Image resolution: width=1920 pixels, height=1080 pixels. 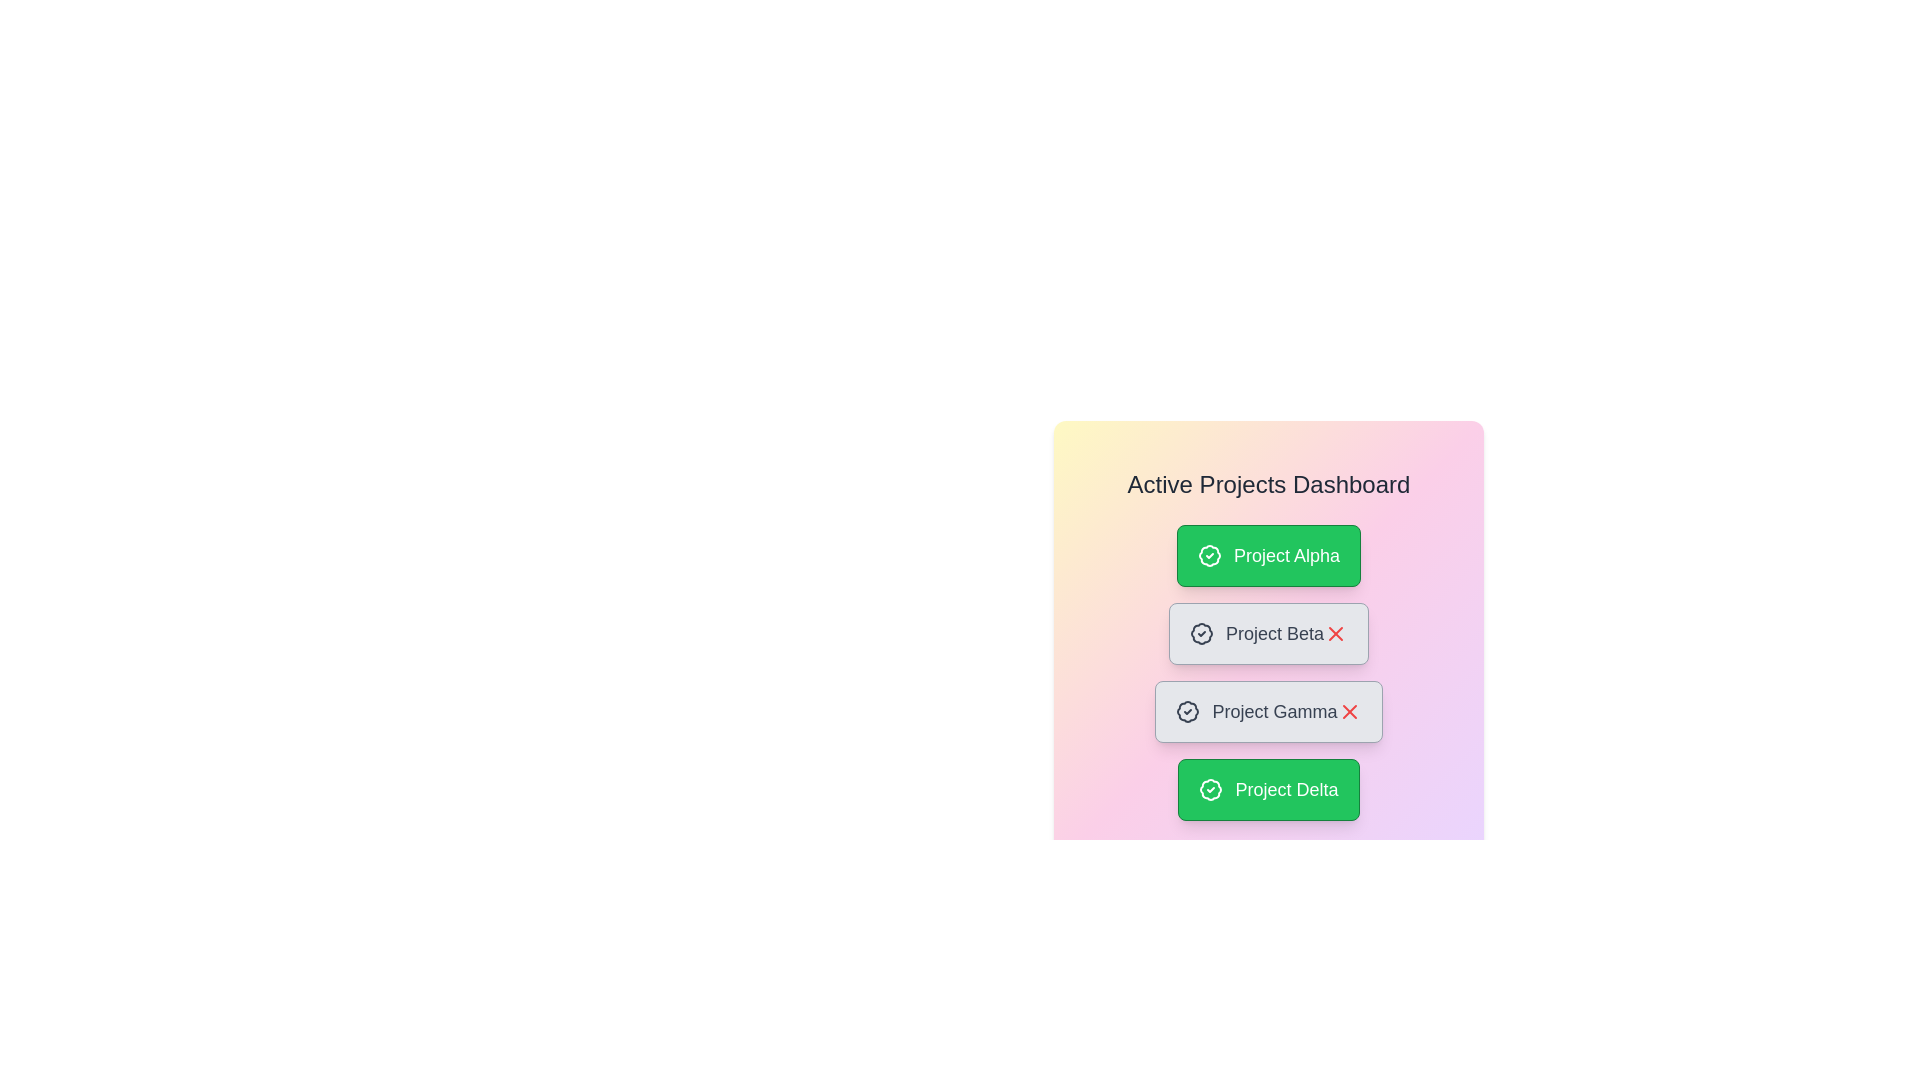 What do you see at coordinates (1267, 555) in the screenshot?
I see `the project card with label Project Alpha` at bounding box center [1267, 555].